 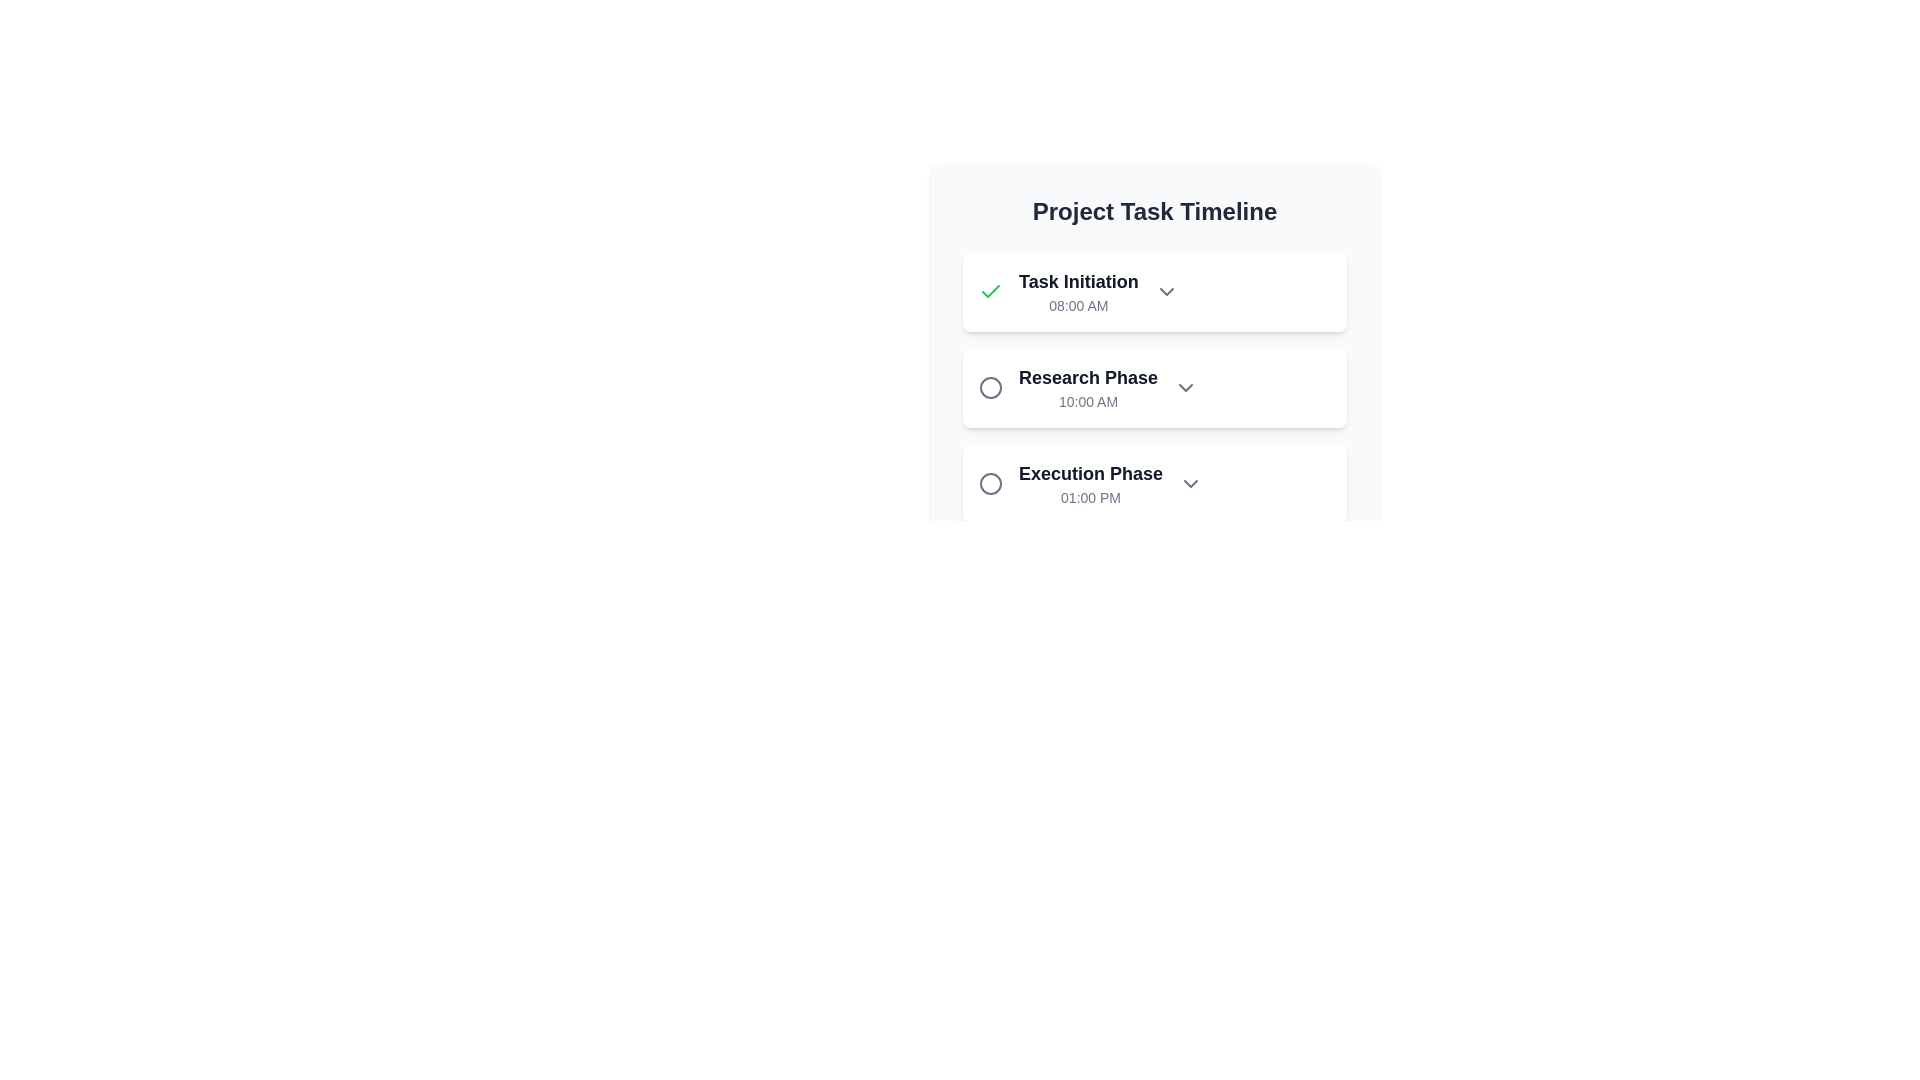 What do you see at coordinates (1155, 388) in the screenshot?
I see `the second task item in the 'Project Task Timeline' list, which is positioned beneath 'Task Initiation'` at bounding box center [1155, 388].